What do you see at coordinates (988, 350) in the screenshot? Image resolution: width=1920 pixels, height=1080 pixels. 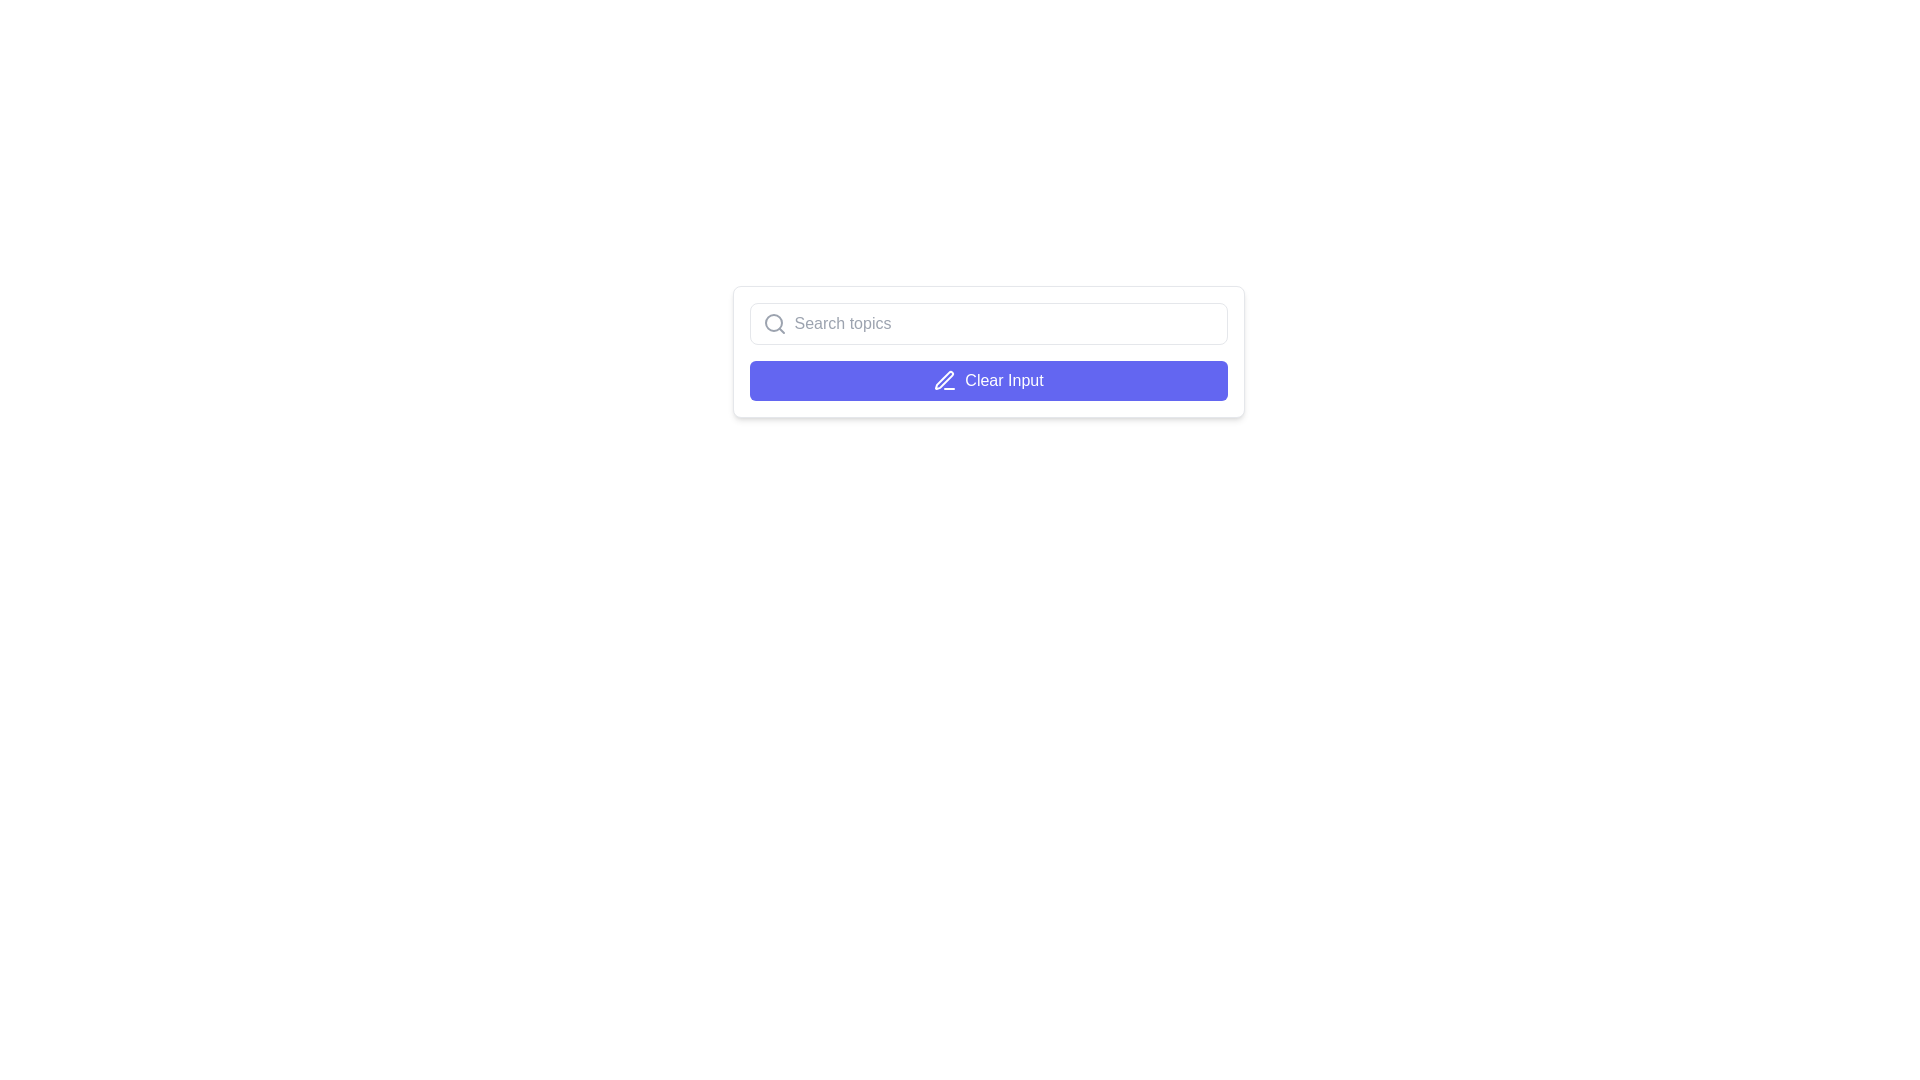 I see `the 'Clear Input' button, which is a rectangular button with white text on a blue background, located directly beneath the search bar` at bounding box center [988, 350].